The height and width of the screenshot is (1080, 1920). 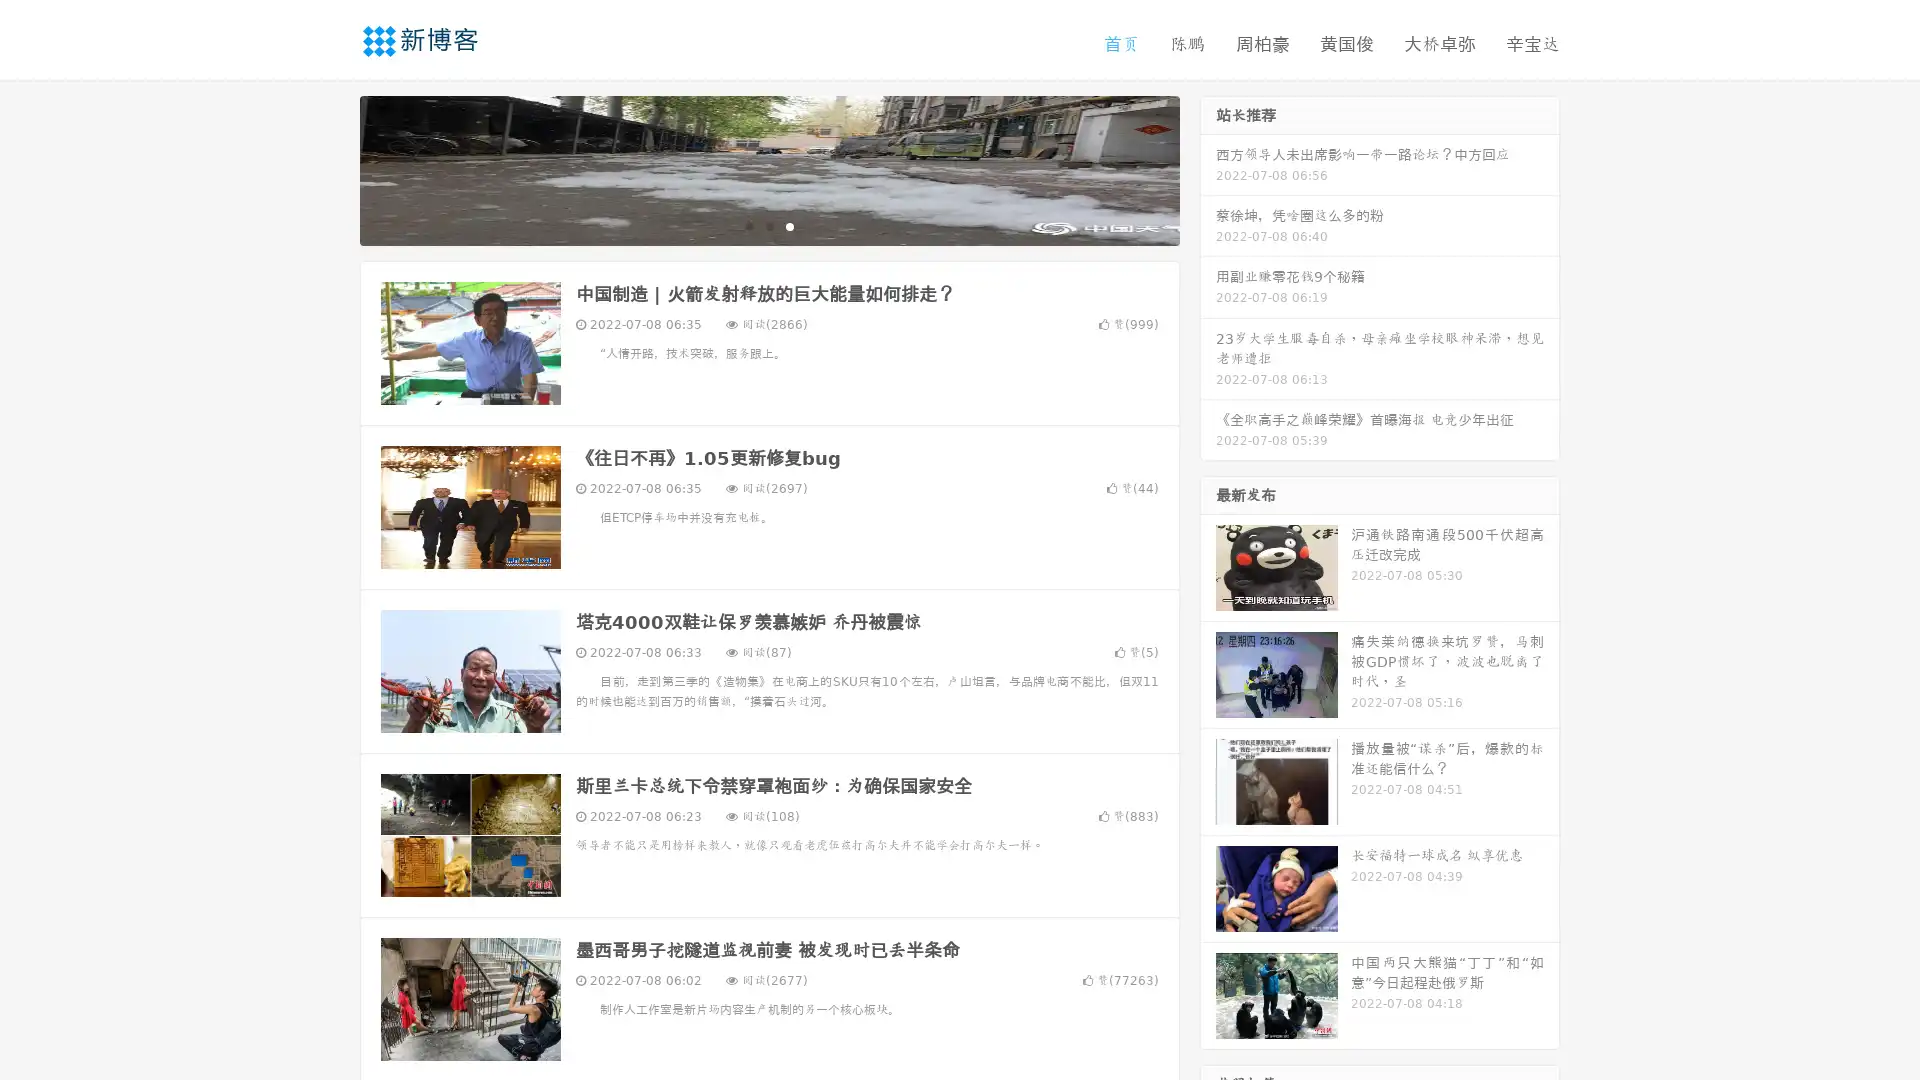 I want to click on Go to slide 1, so click(x=748, y=225).